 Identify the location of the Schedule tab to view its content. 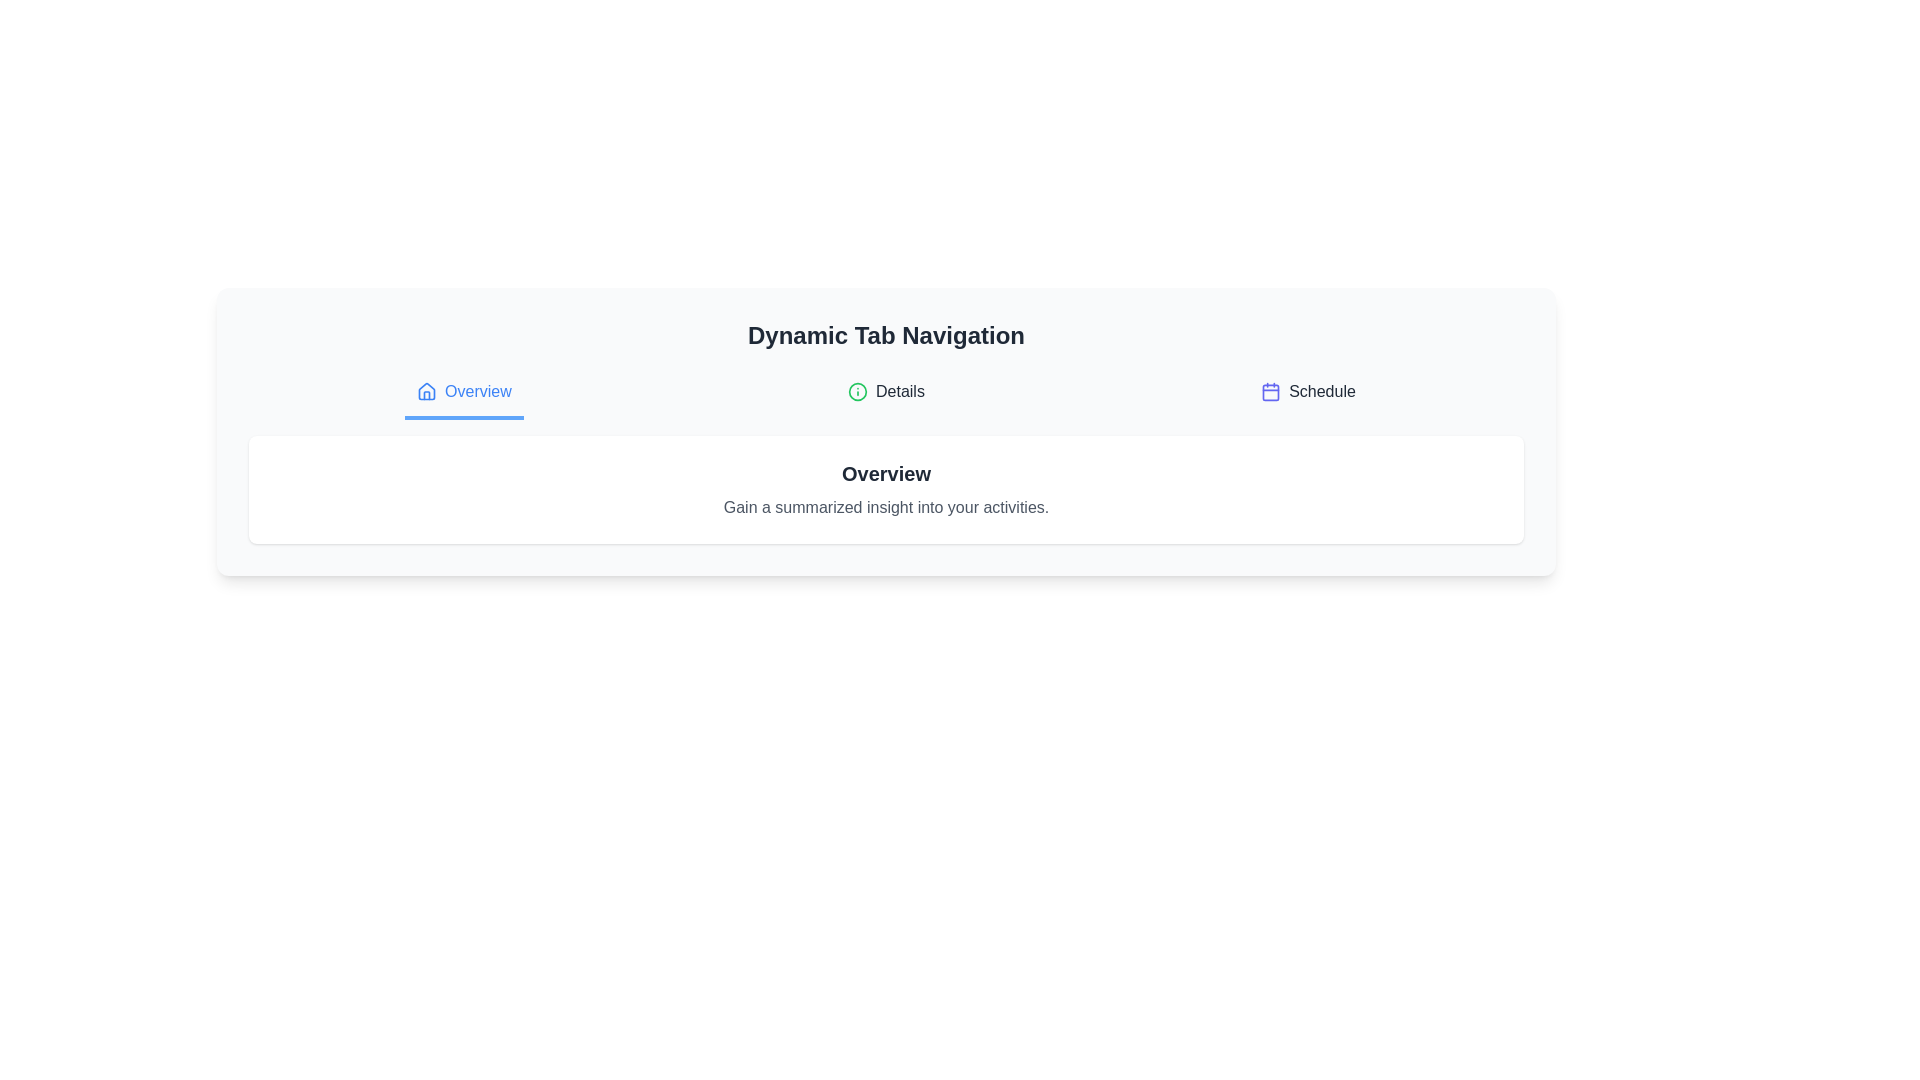
(1308, 393).